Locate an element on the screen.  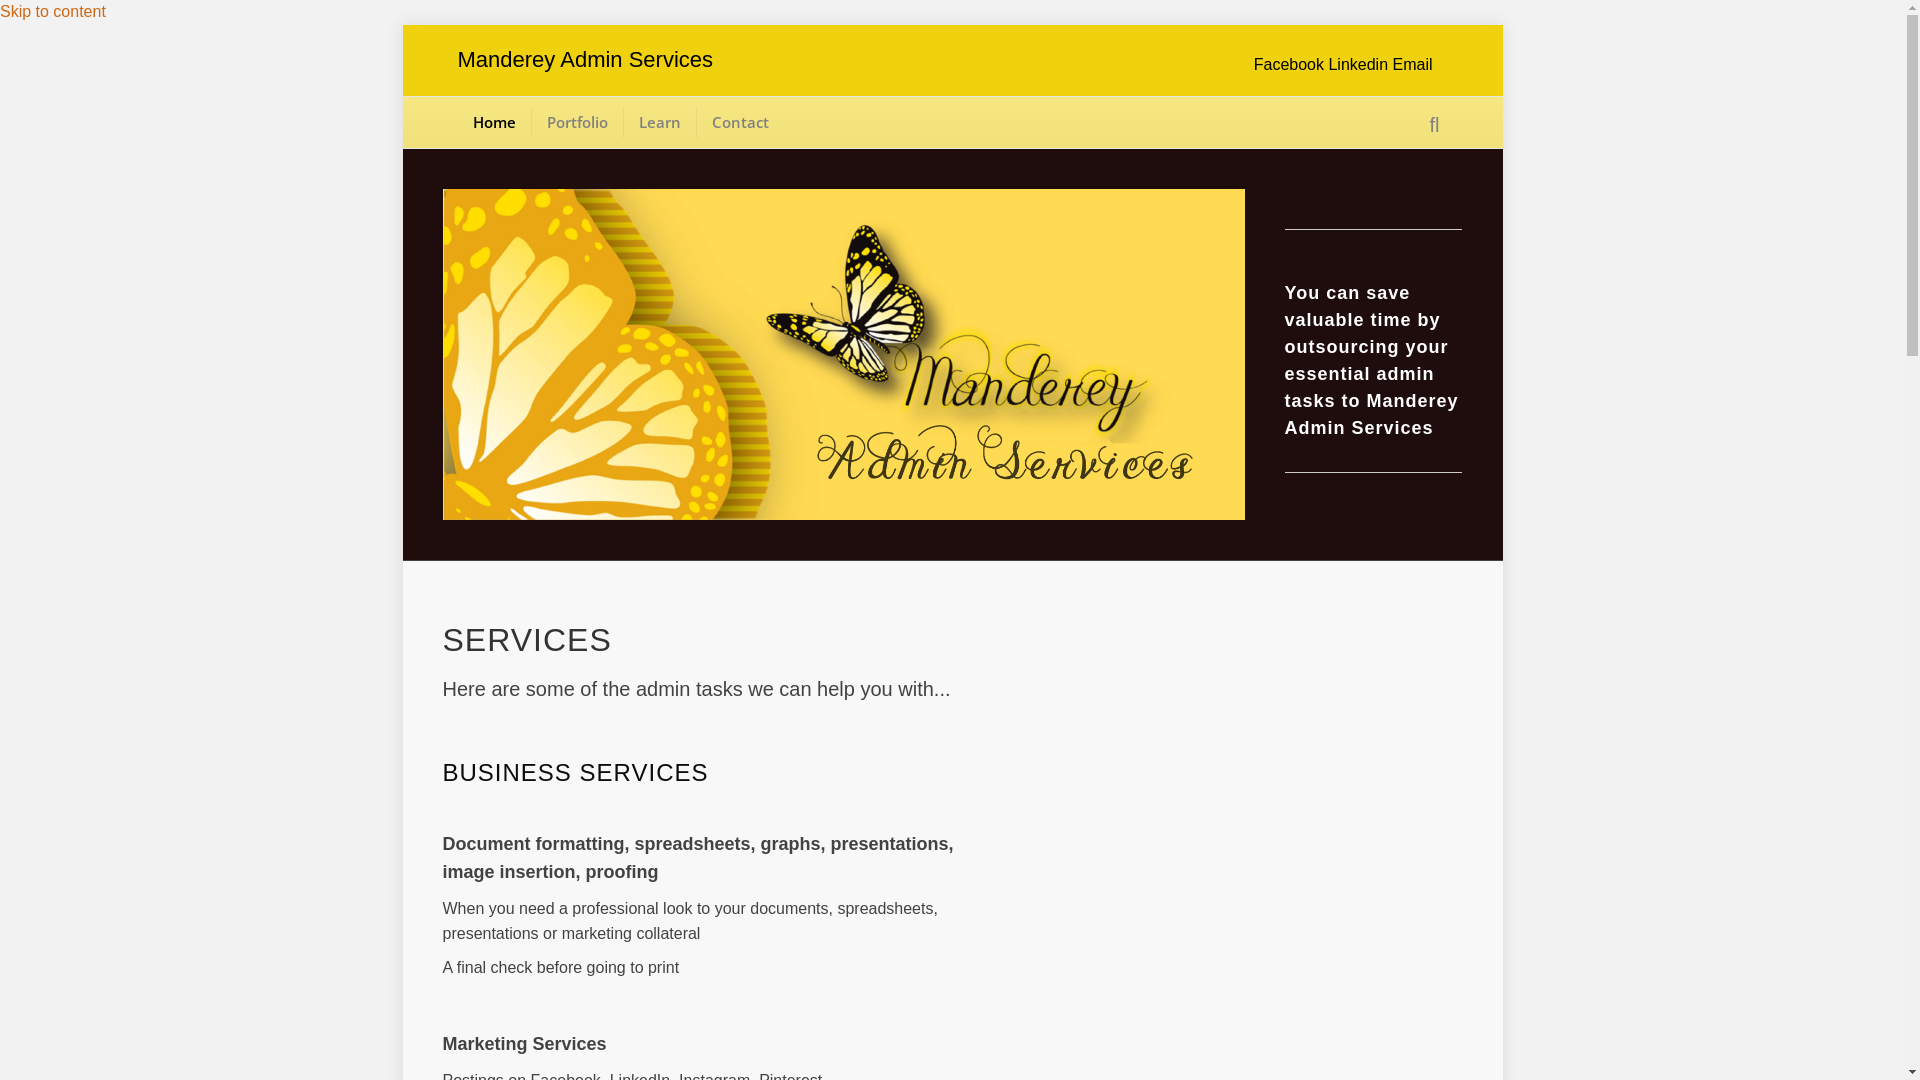
'Portfolio' is located at coordinates (576, 122).